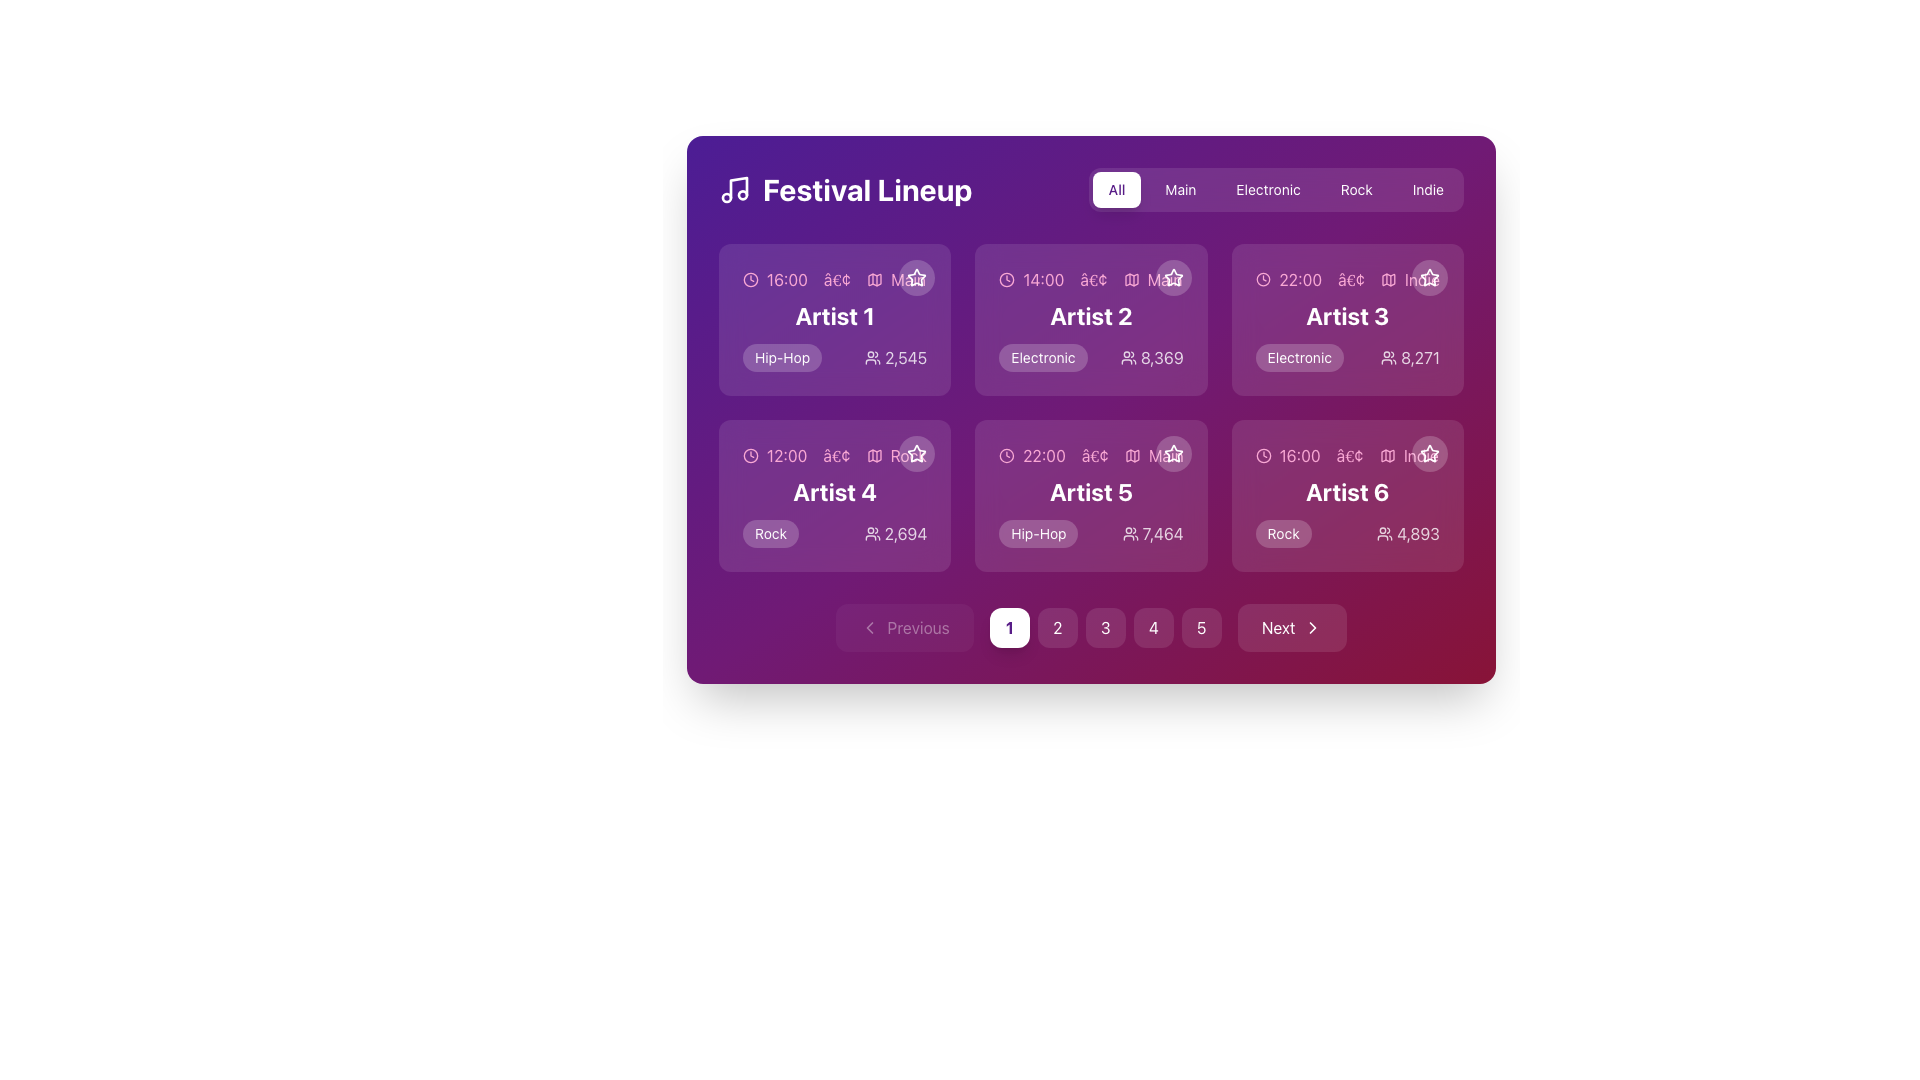 Image resolution: width=1920 pixels, height=1080 pixels. I want to click on the chevron icon embedded within the next button located at the bottom right of the interface, so click(1313, 627).